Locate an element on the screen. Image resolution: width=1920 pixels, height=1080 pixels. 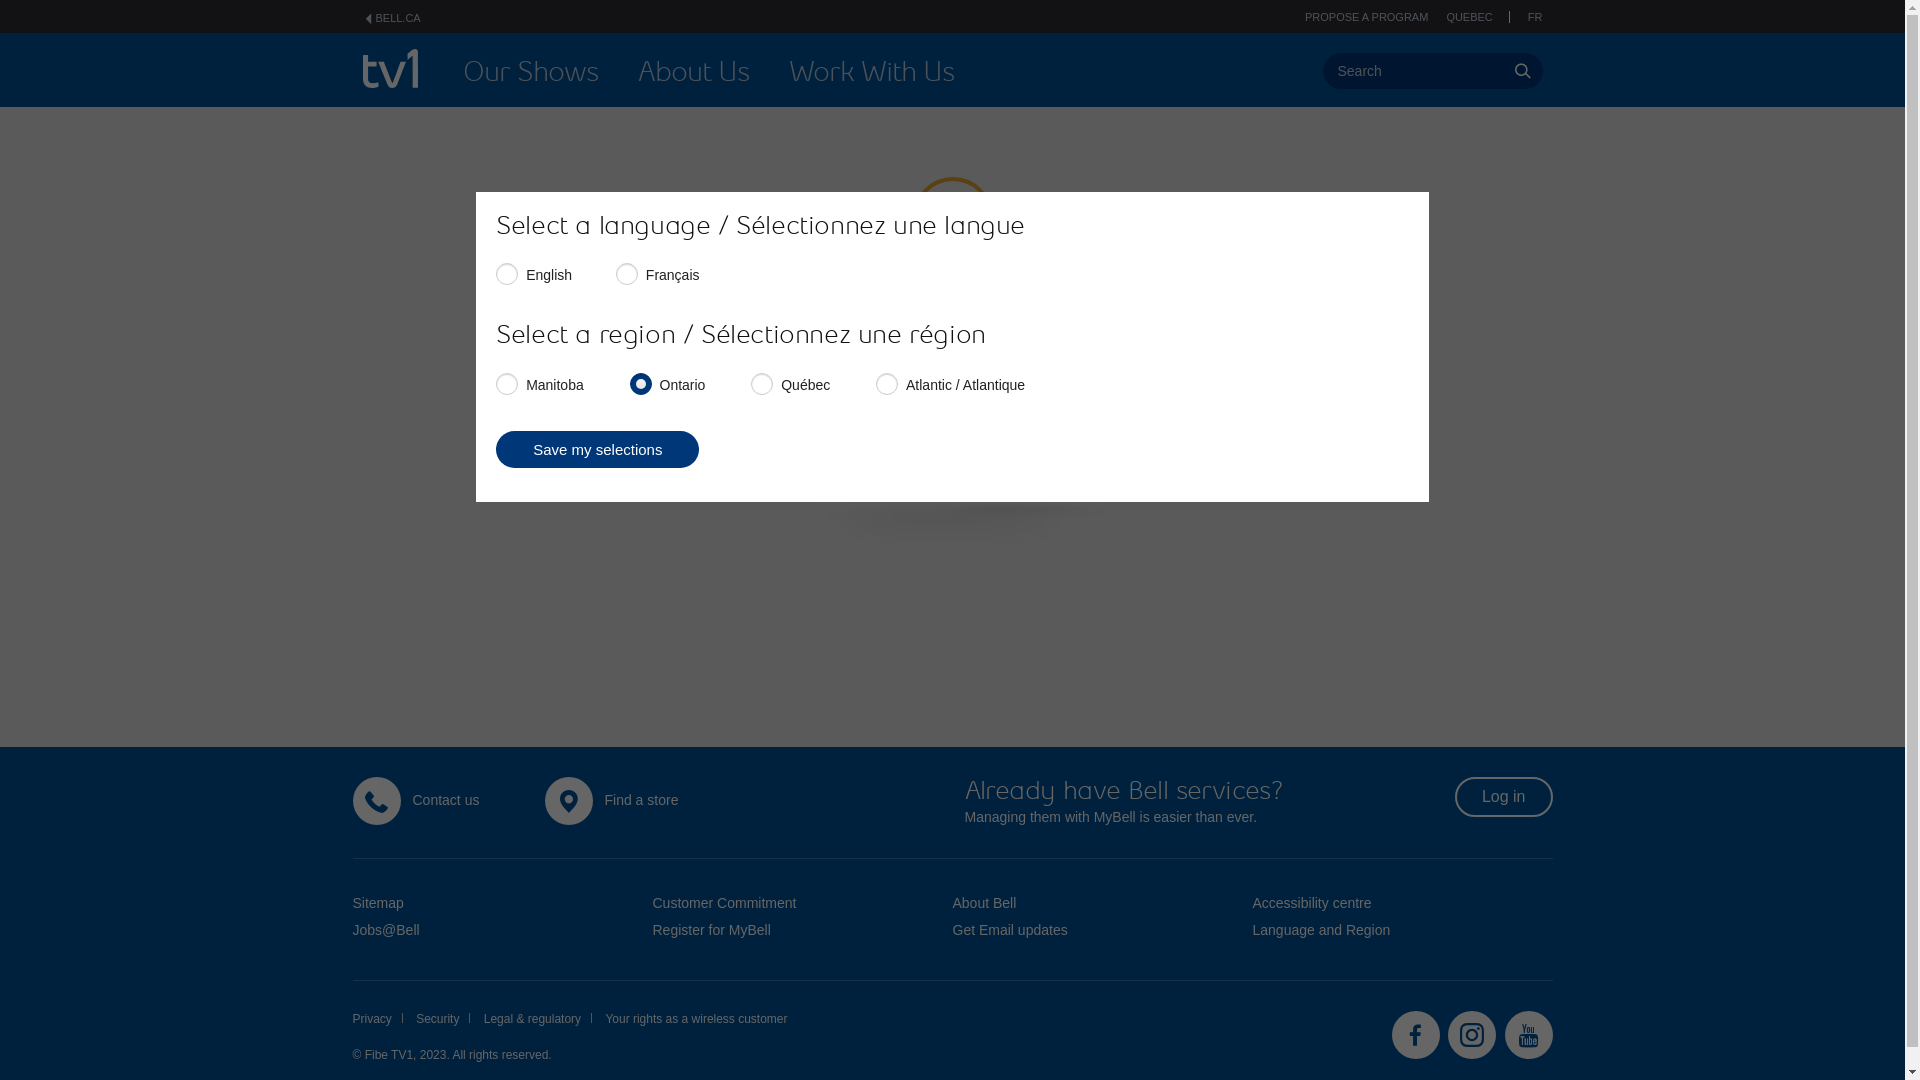
'Search' is located at coordinates (1430, 69).